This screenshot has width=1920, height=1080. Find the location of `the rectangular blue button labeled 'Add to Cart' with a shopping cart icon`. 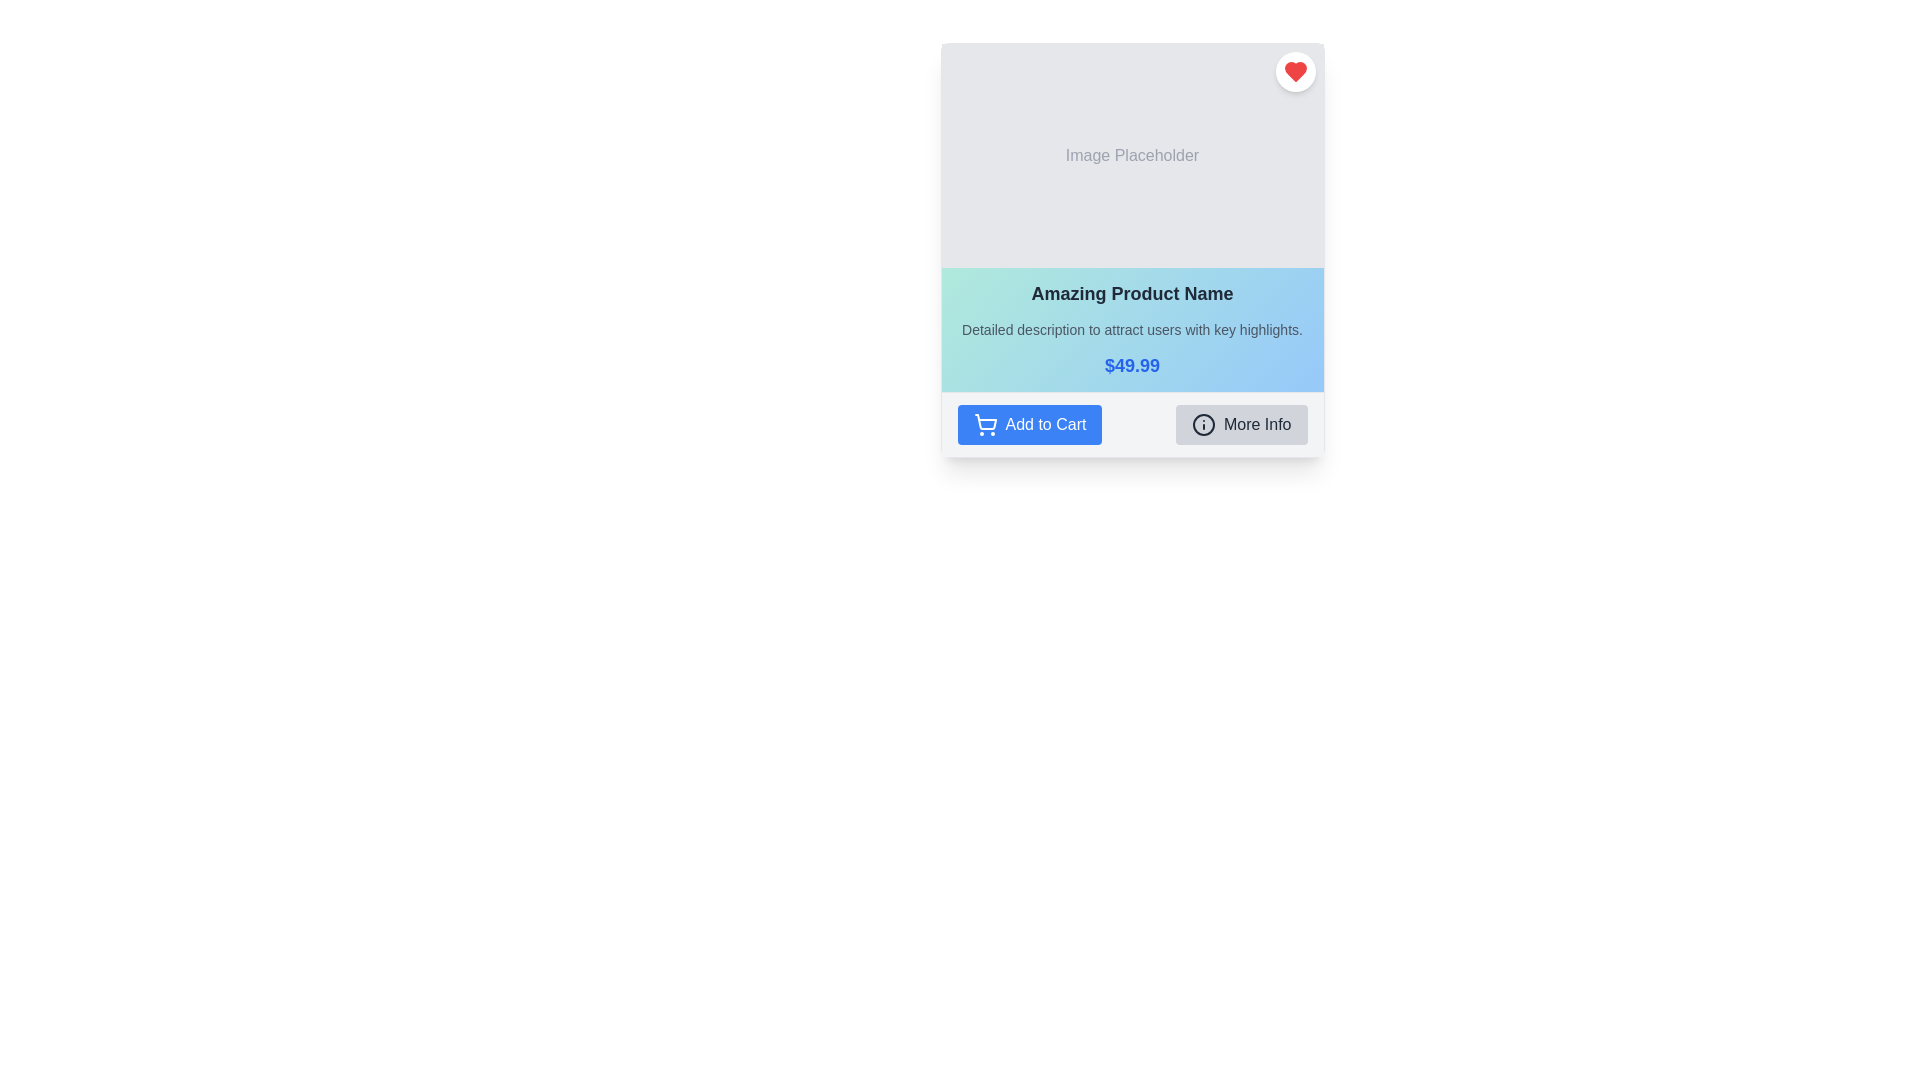

the rectangular blue button labeled 'Add to Cart' with a shopping cart icon is located at coordinates (1029, 423).